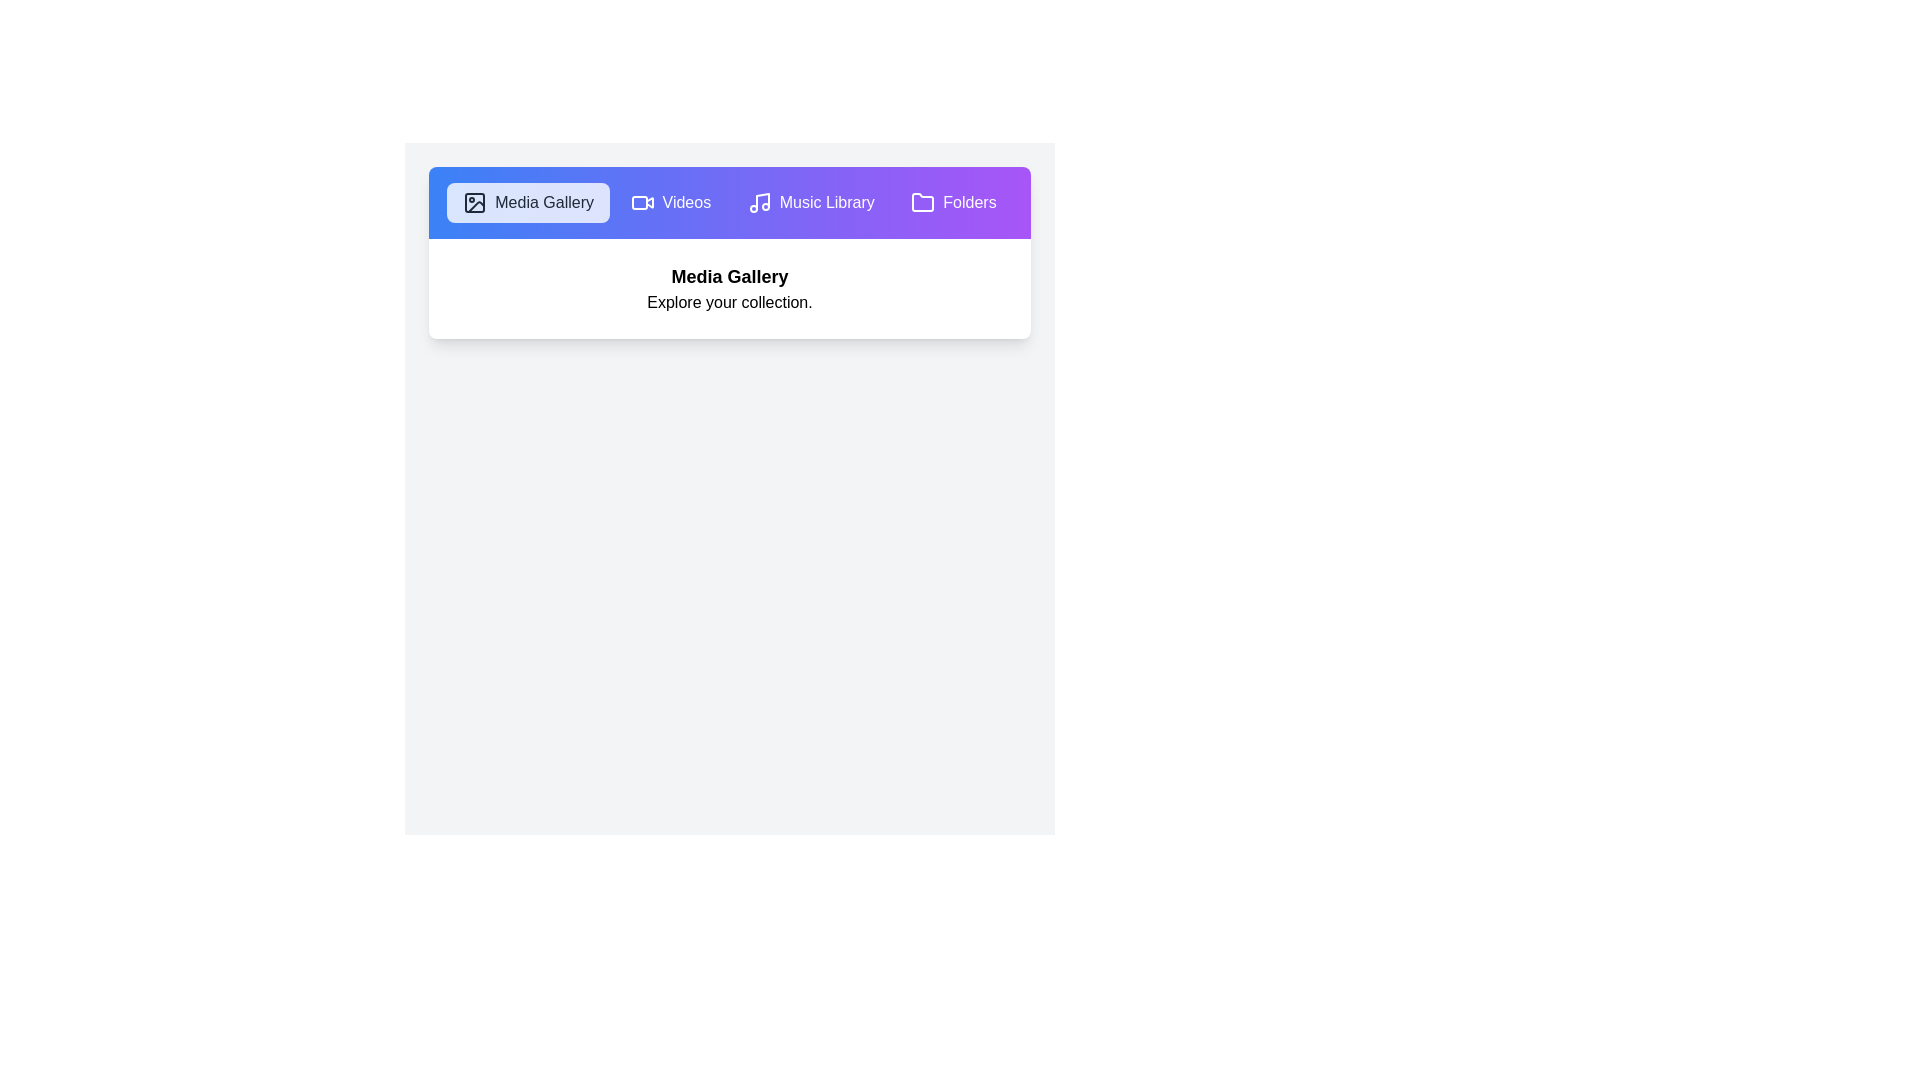 The height and width of the screenshot is (1080, 1920). I want to click on the 'Folders' button located on the upper right corner of the horizontal menu bar, so click(953, 203).